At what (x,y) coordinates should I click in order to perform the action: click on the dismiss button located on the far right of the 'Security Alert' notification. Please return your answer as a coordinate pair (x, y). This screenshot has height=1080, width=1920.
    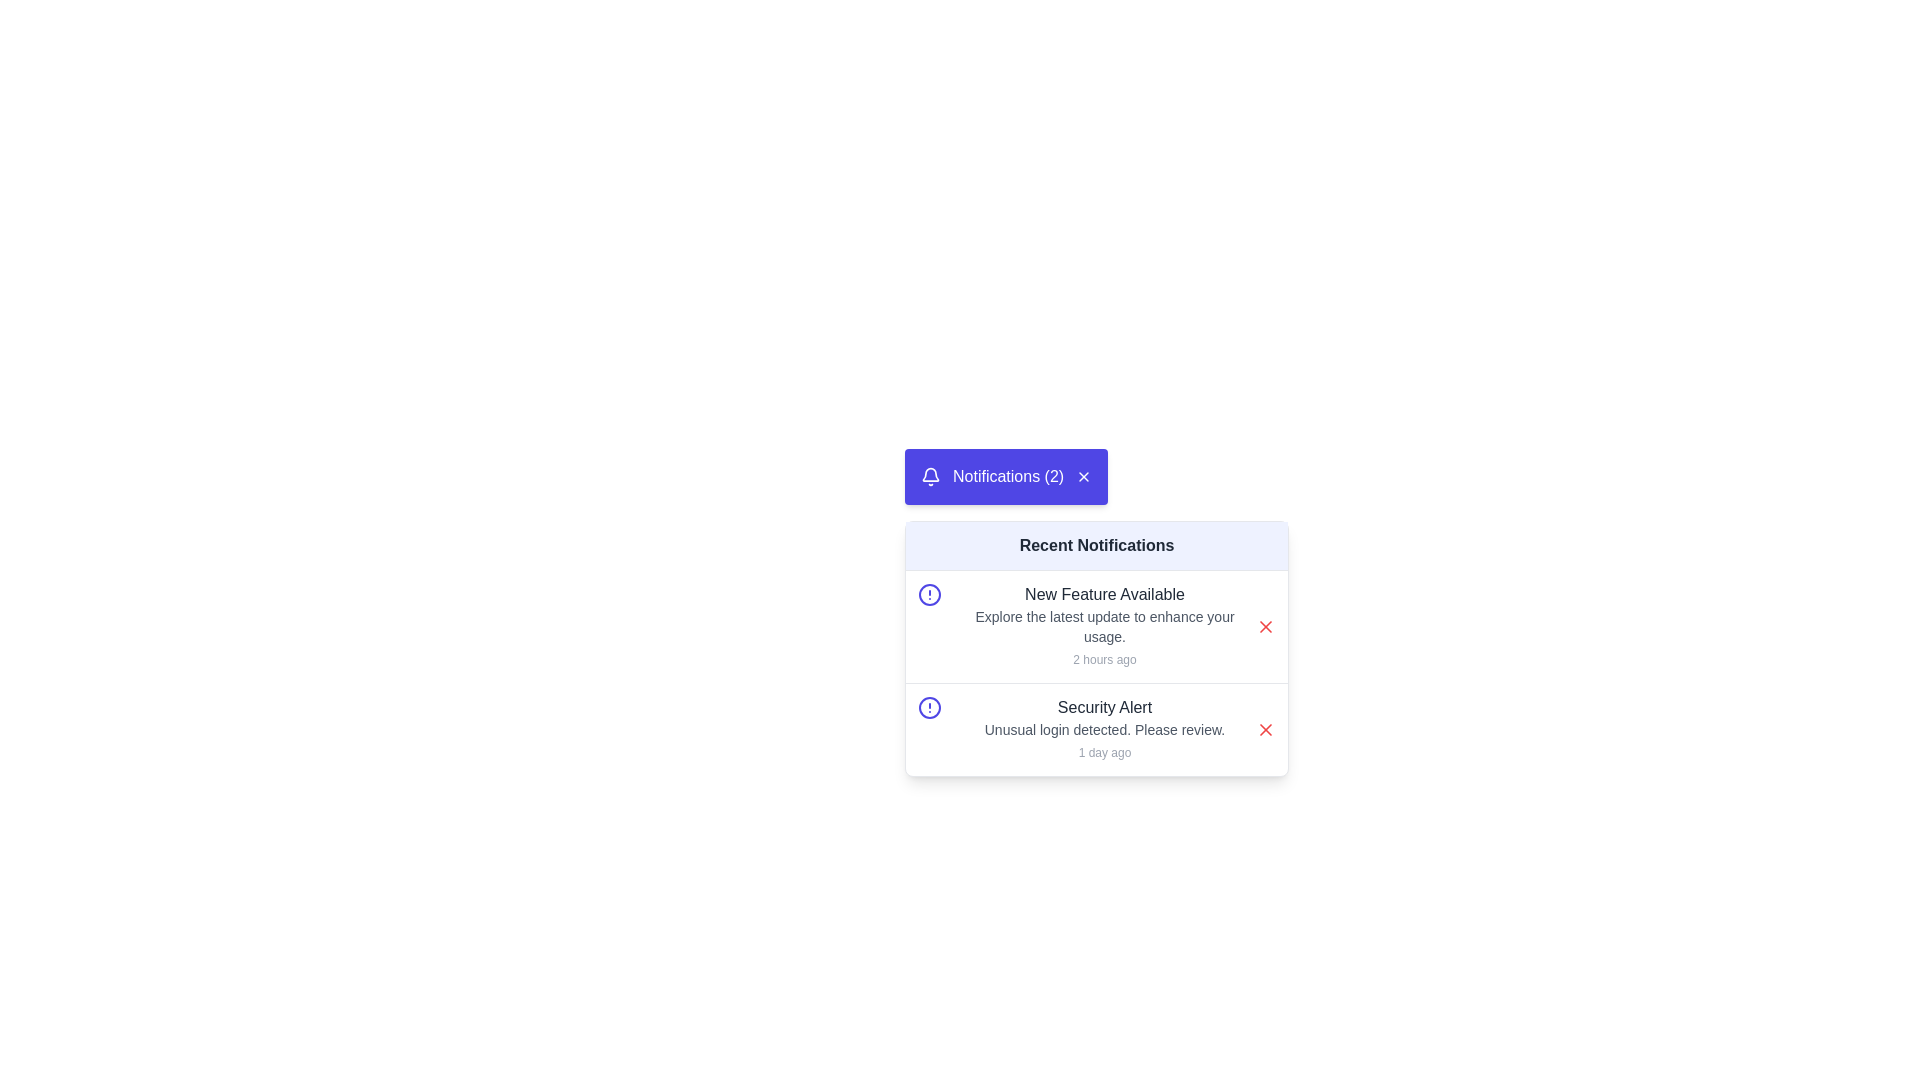
    Looking at the image, I should click on (1265, 729).